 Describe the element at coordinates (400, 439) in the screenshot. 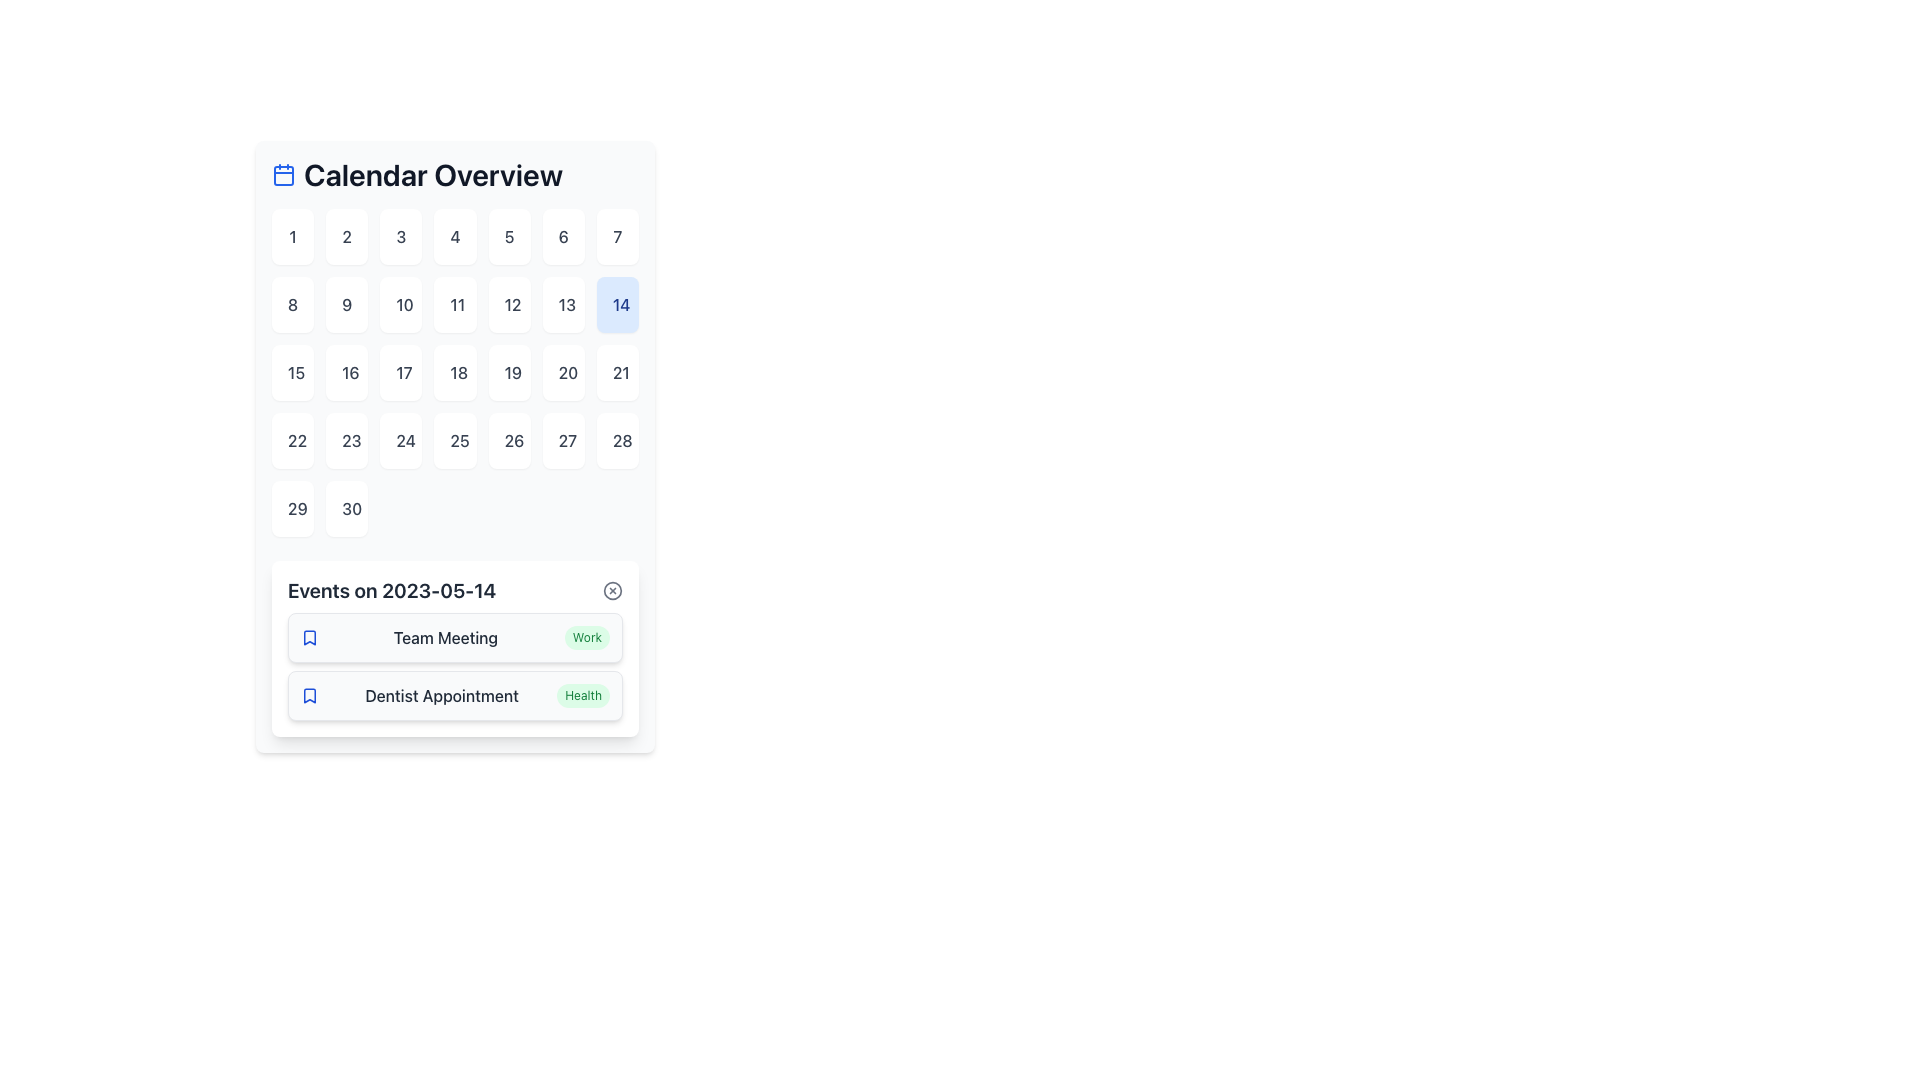

I see `the square button labeled '24' in the calendar view` at that location.